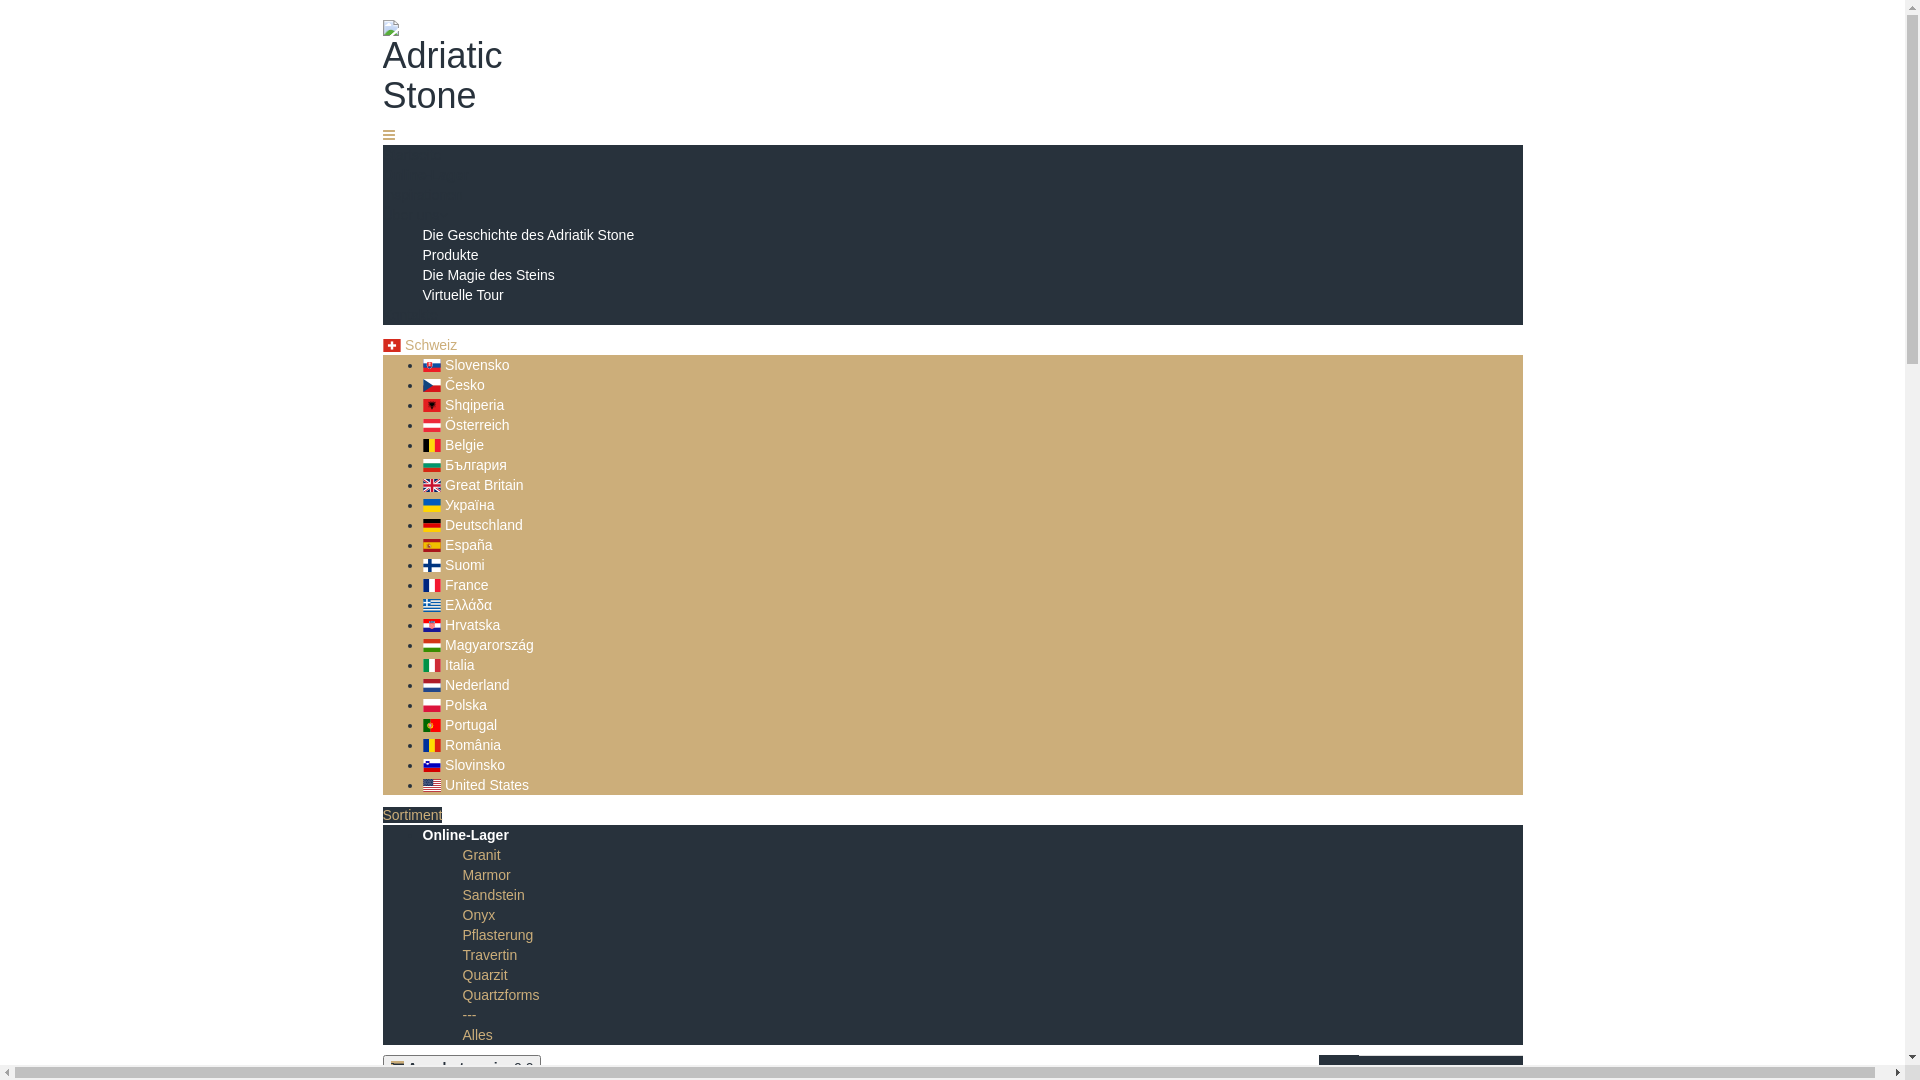  I want to click on 'Pflasterung', so click(460, 934).